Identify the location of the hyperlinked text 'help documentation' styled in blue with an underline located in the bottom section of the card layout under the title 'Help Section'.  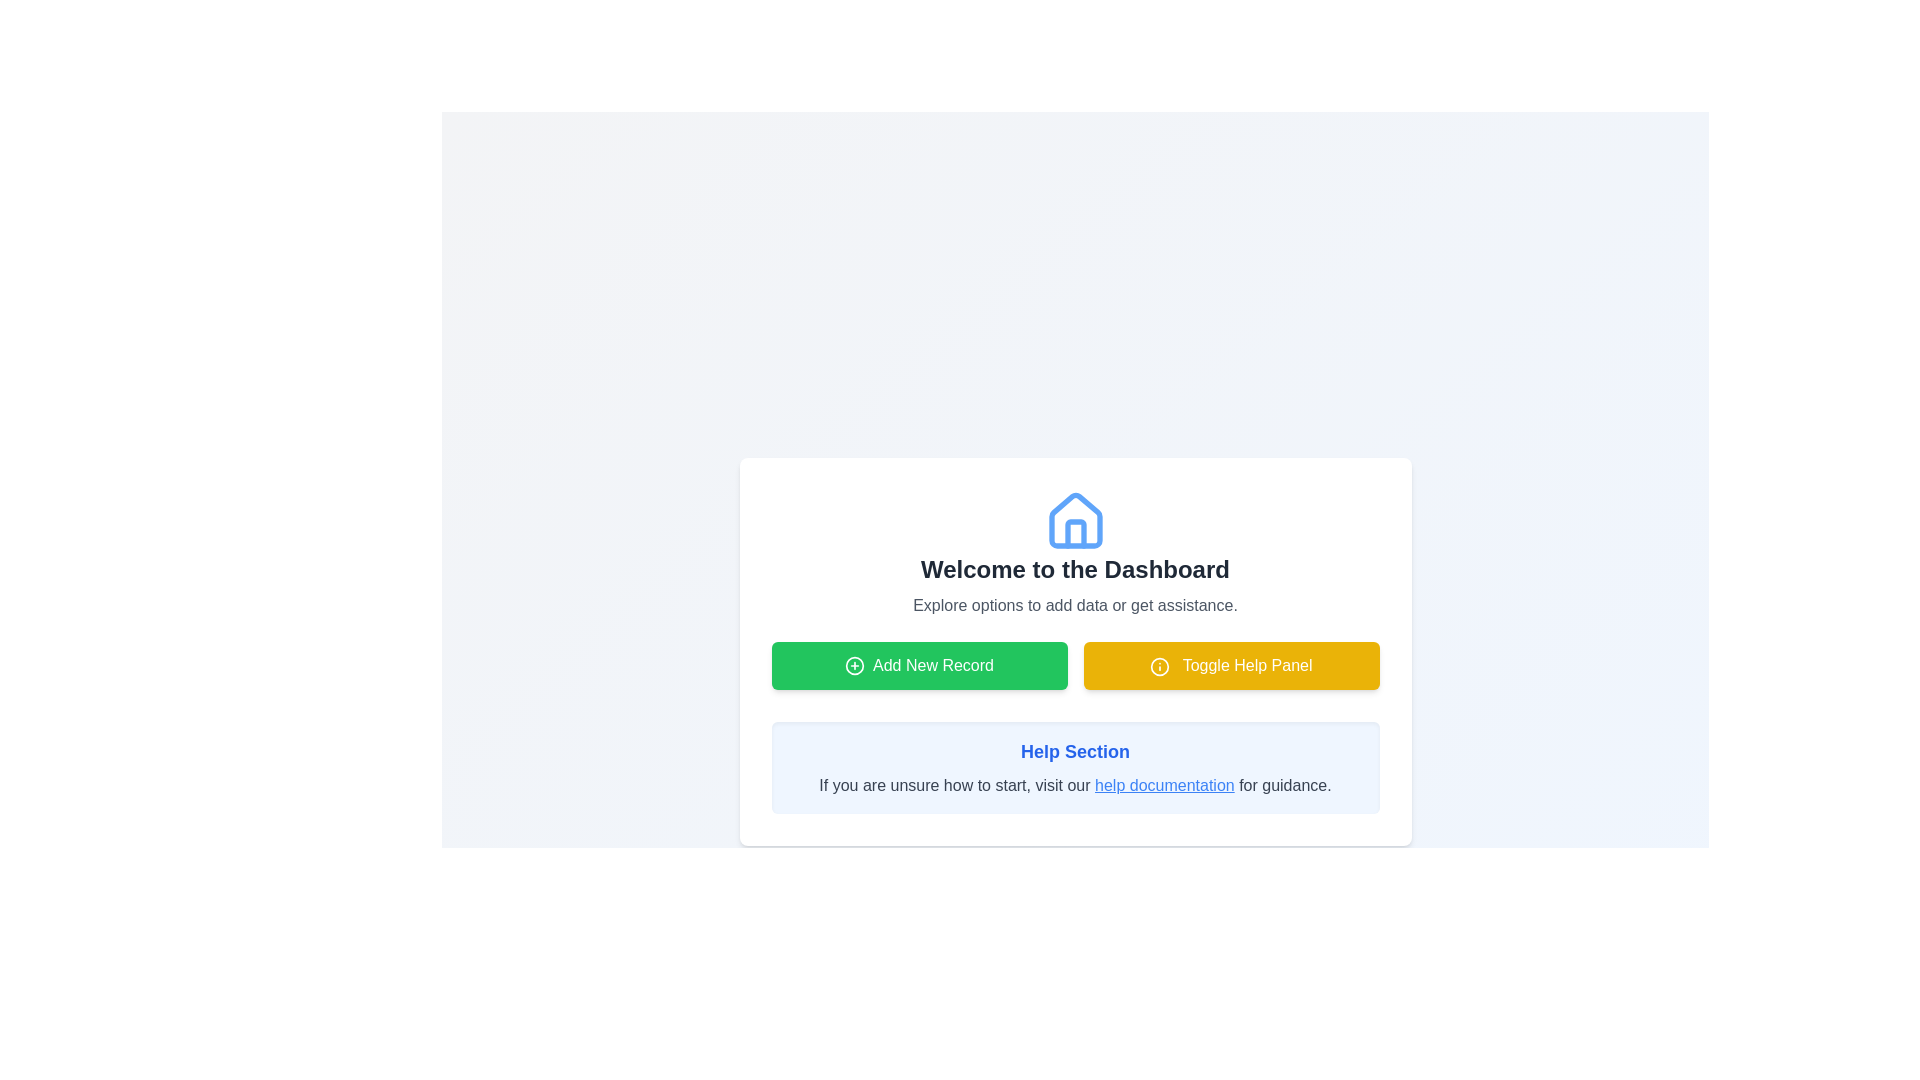
(1164, 784).